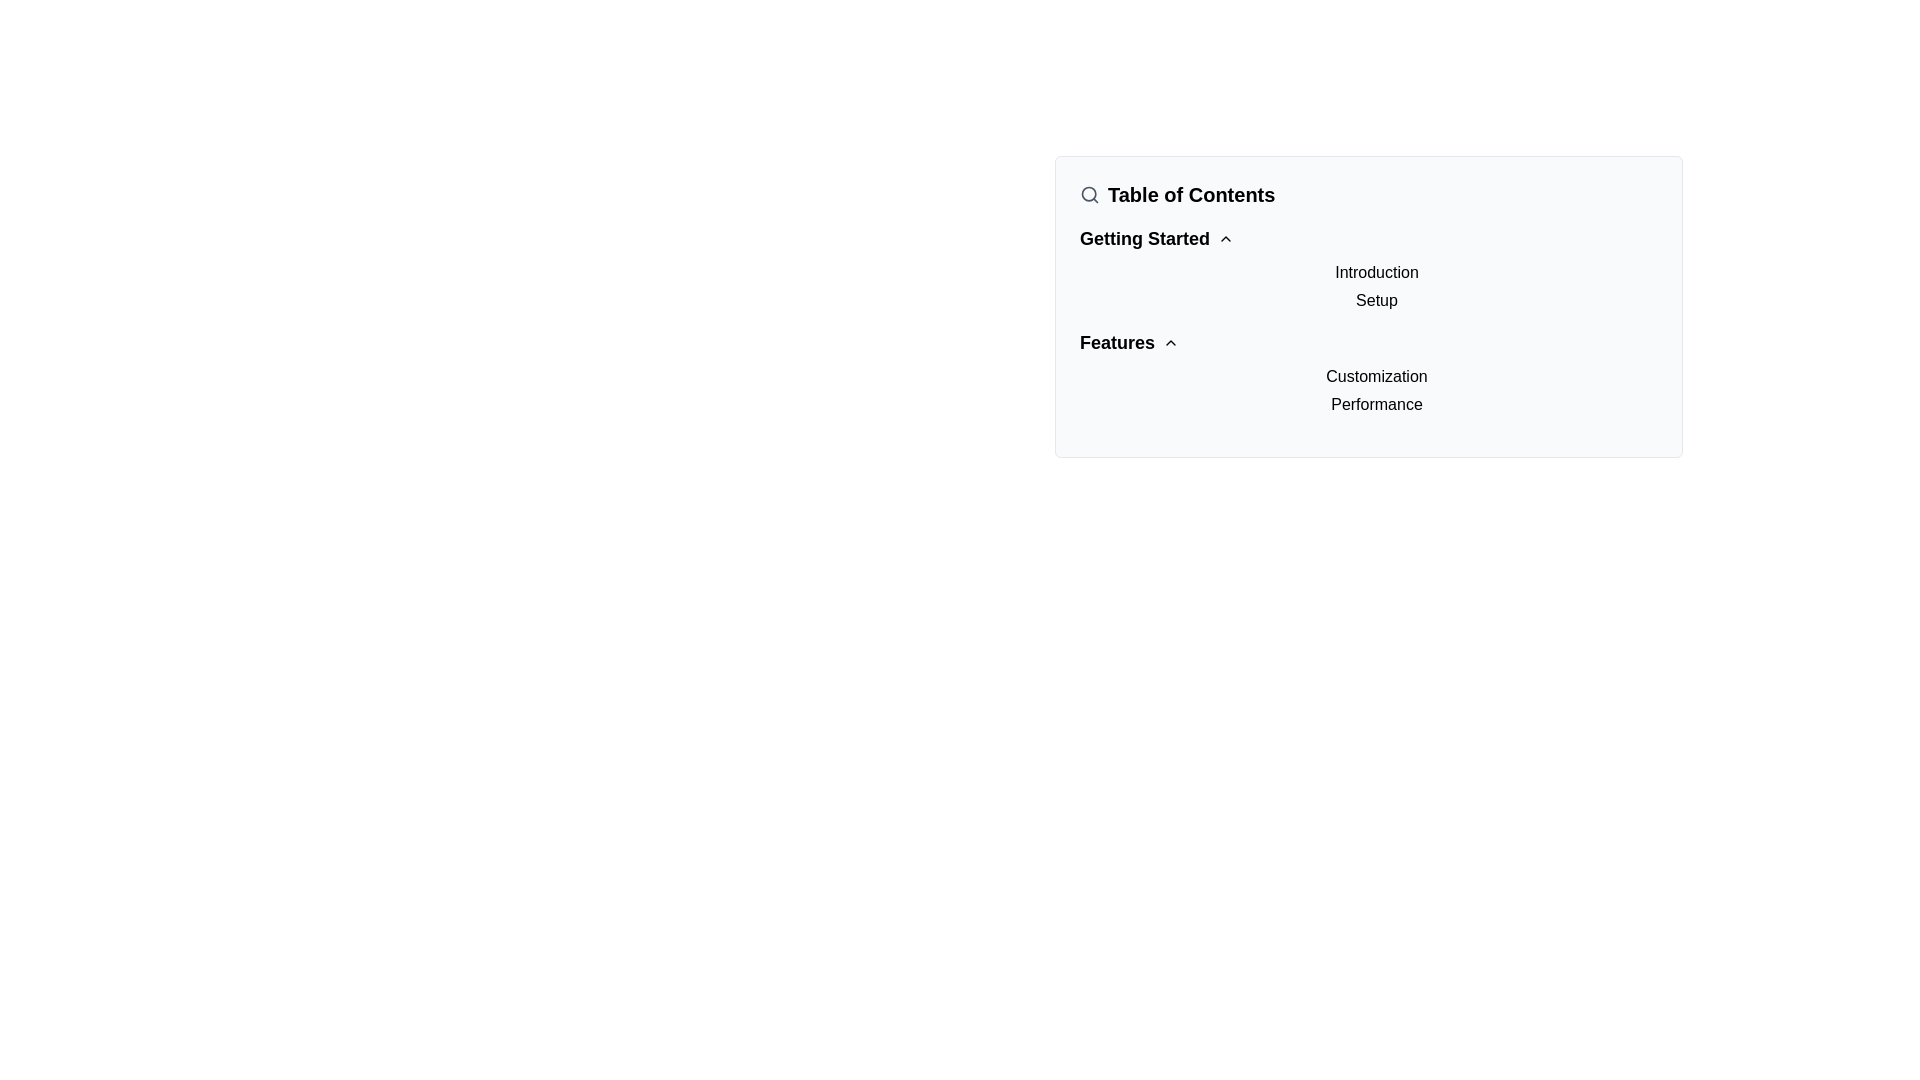 This screenshot has height=1080, width=1920. I want to click on the 'Table of Contents' label, which is a prominently displayed text label in bold and large font, located near the top of the content area with an icon to its left, so click(1191, 195).